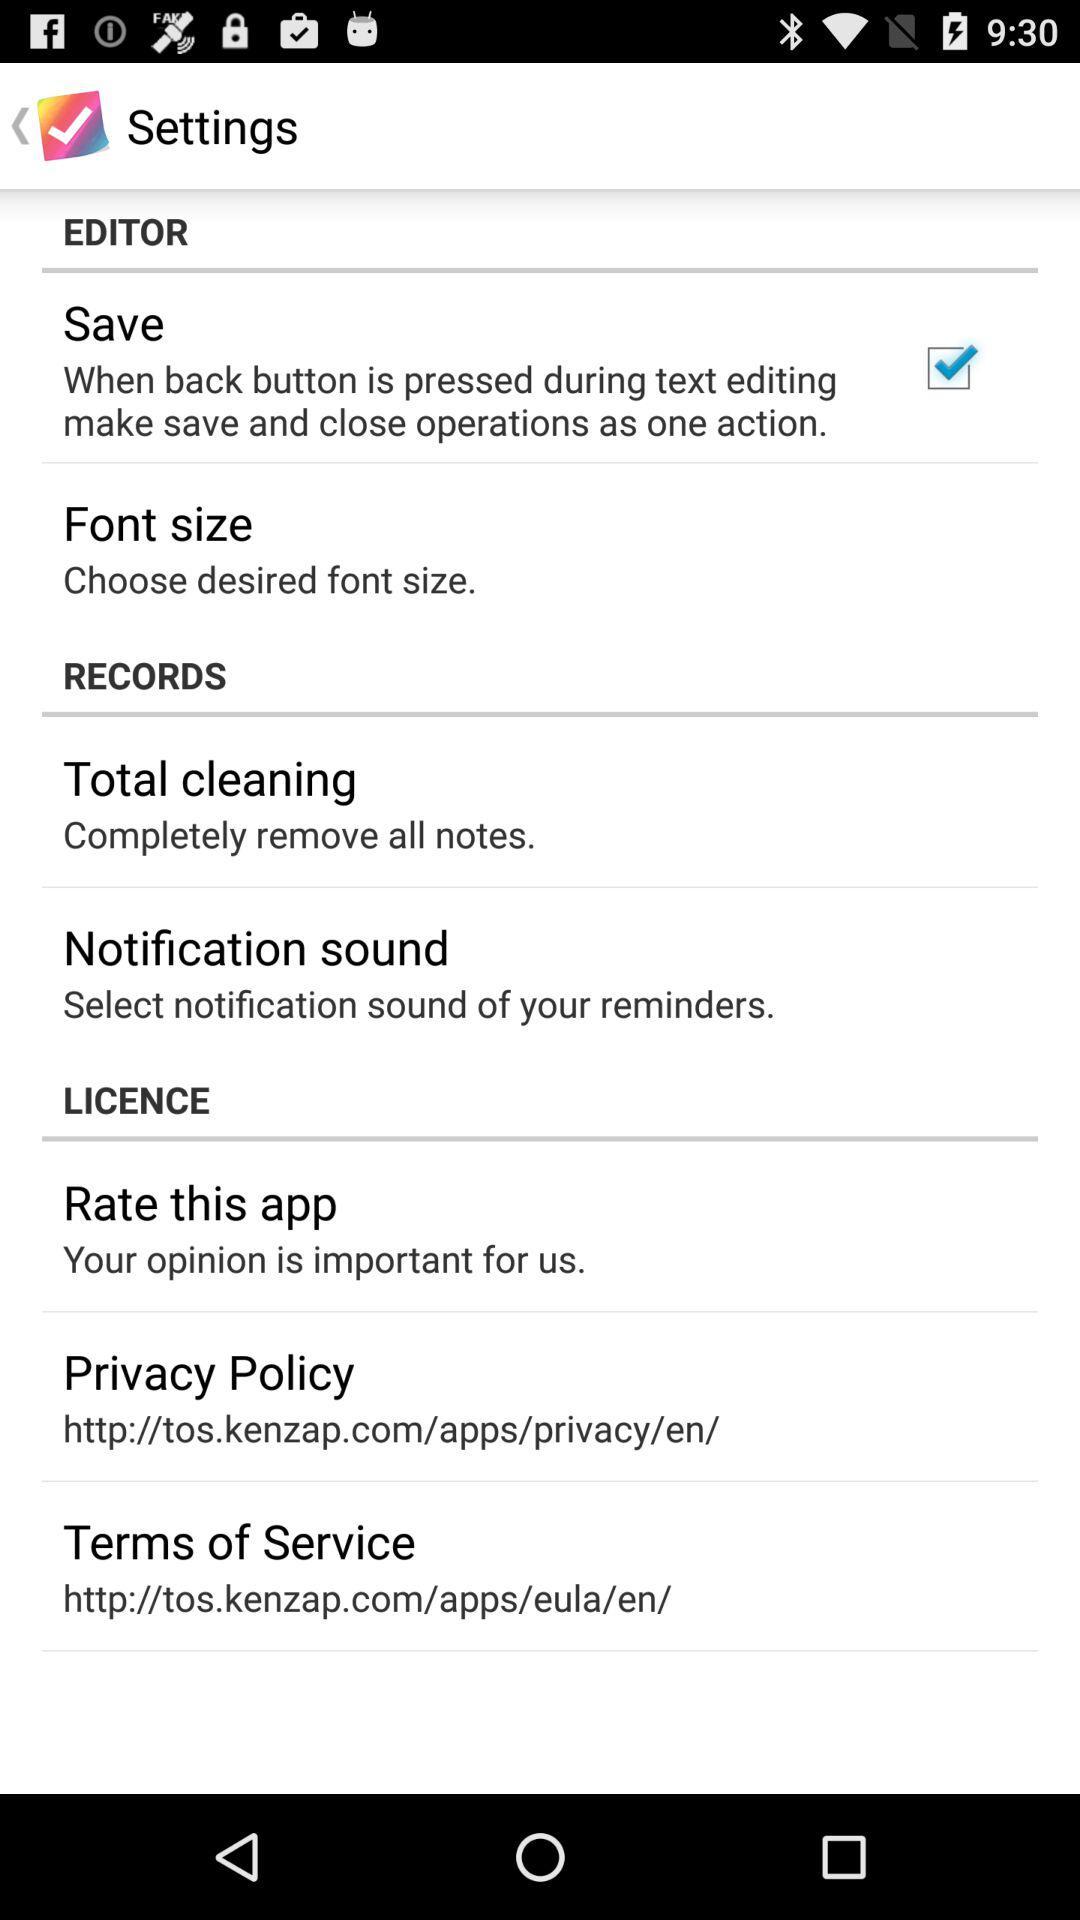  Describe the element at coordinates (238, 1539) in the screenshot. I see `item above http tos kenzap item` at that location.